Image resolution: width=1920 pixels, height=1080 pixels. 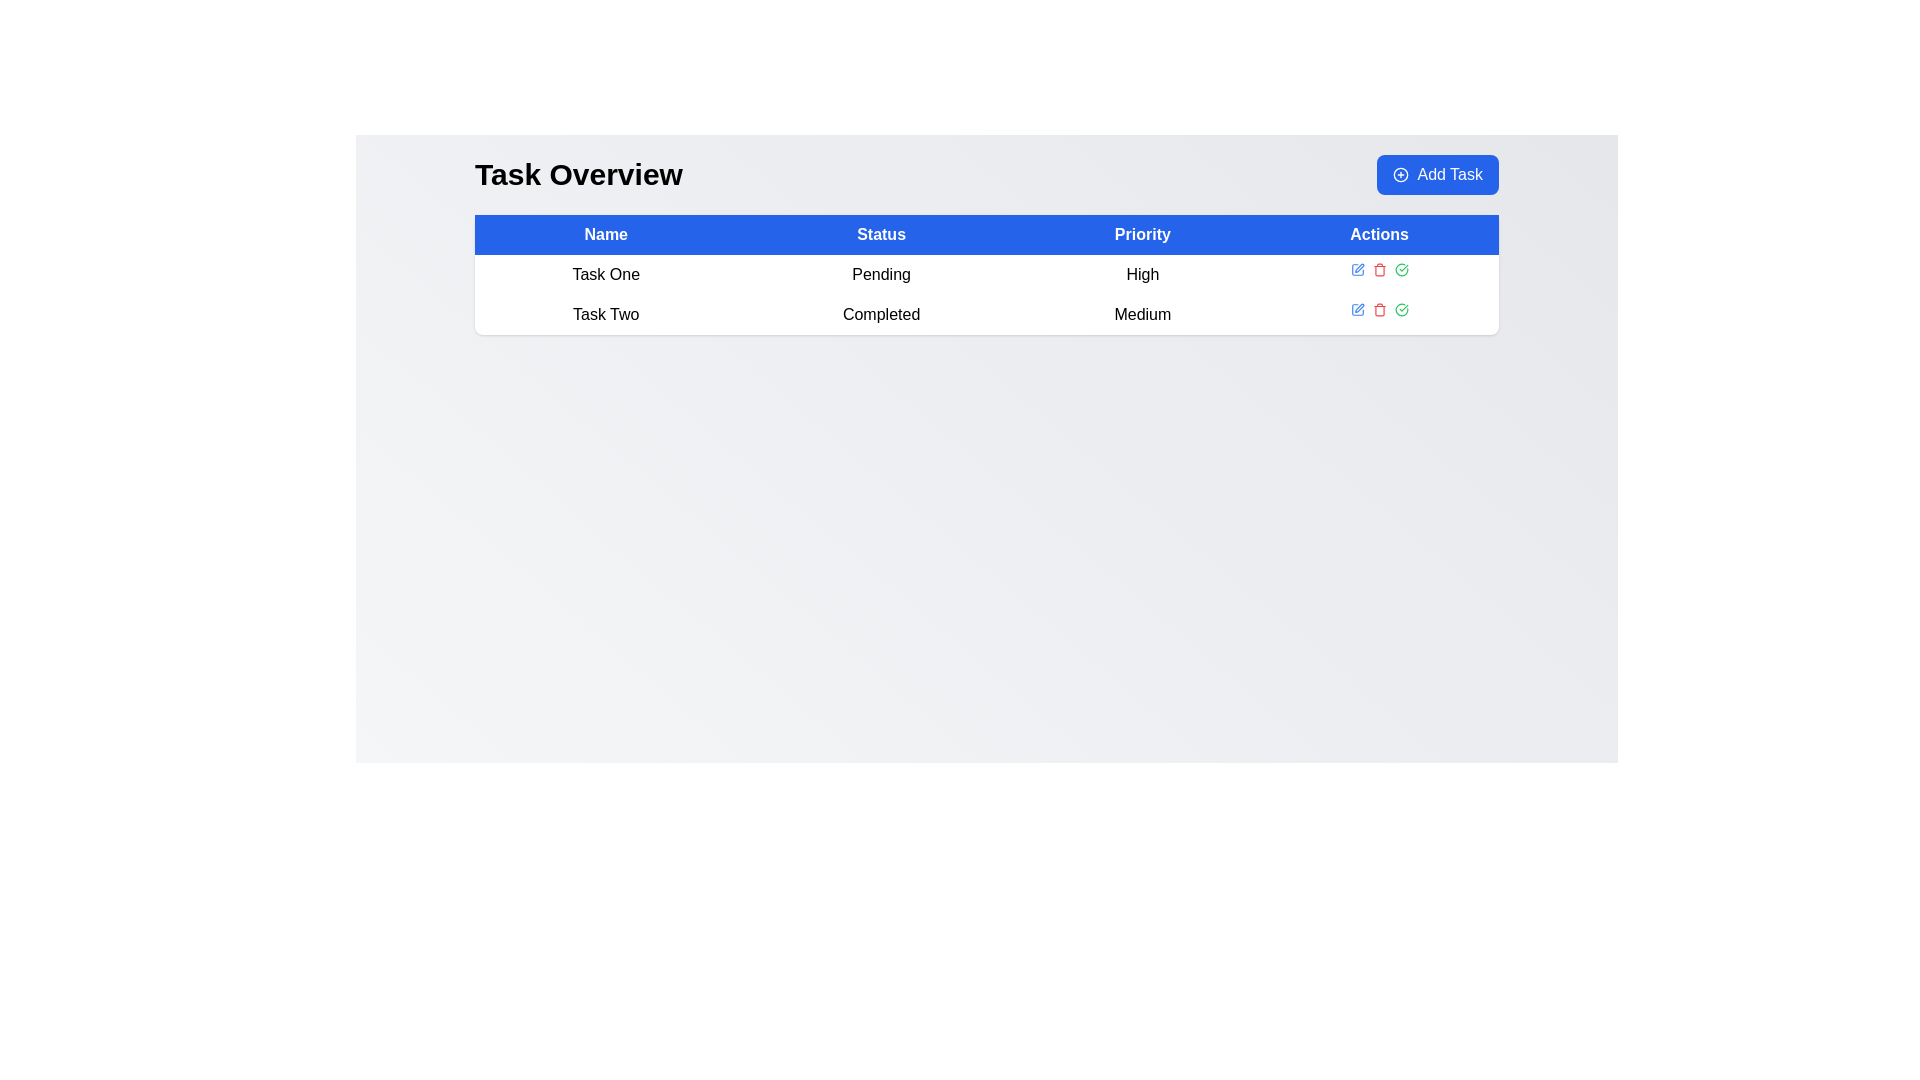 What do you see at coordinates (1400, 173) in the screenshot?
I see `the circular icon element located within the 'Add Task' button at the top-right corner of the interface` at bounding box center [1400, 173].